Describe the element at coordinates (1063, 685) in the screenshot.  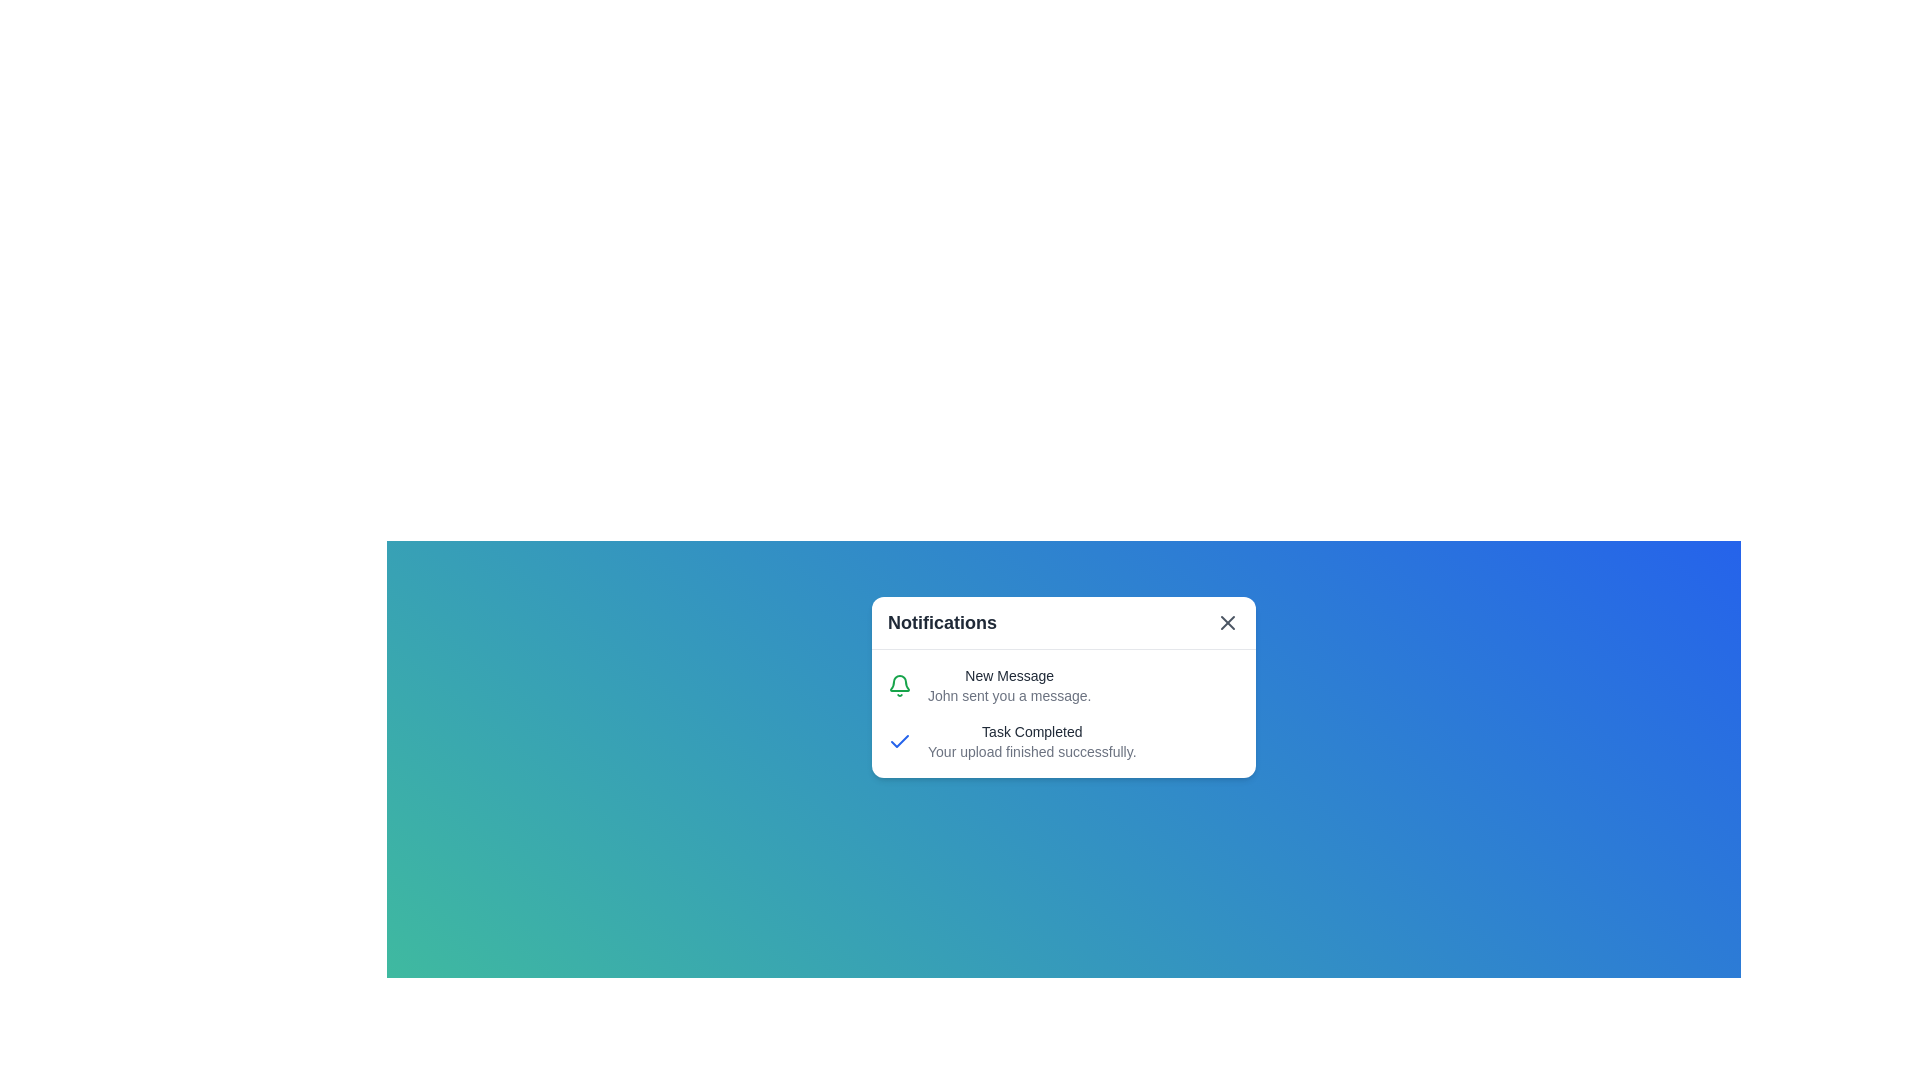
I see `details of the first notification item in the notification panel, which includes a green notification bell icon and the text 'New Message' followed by 'John sent you a message.'` at that location.